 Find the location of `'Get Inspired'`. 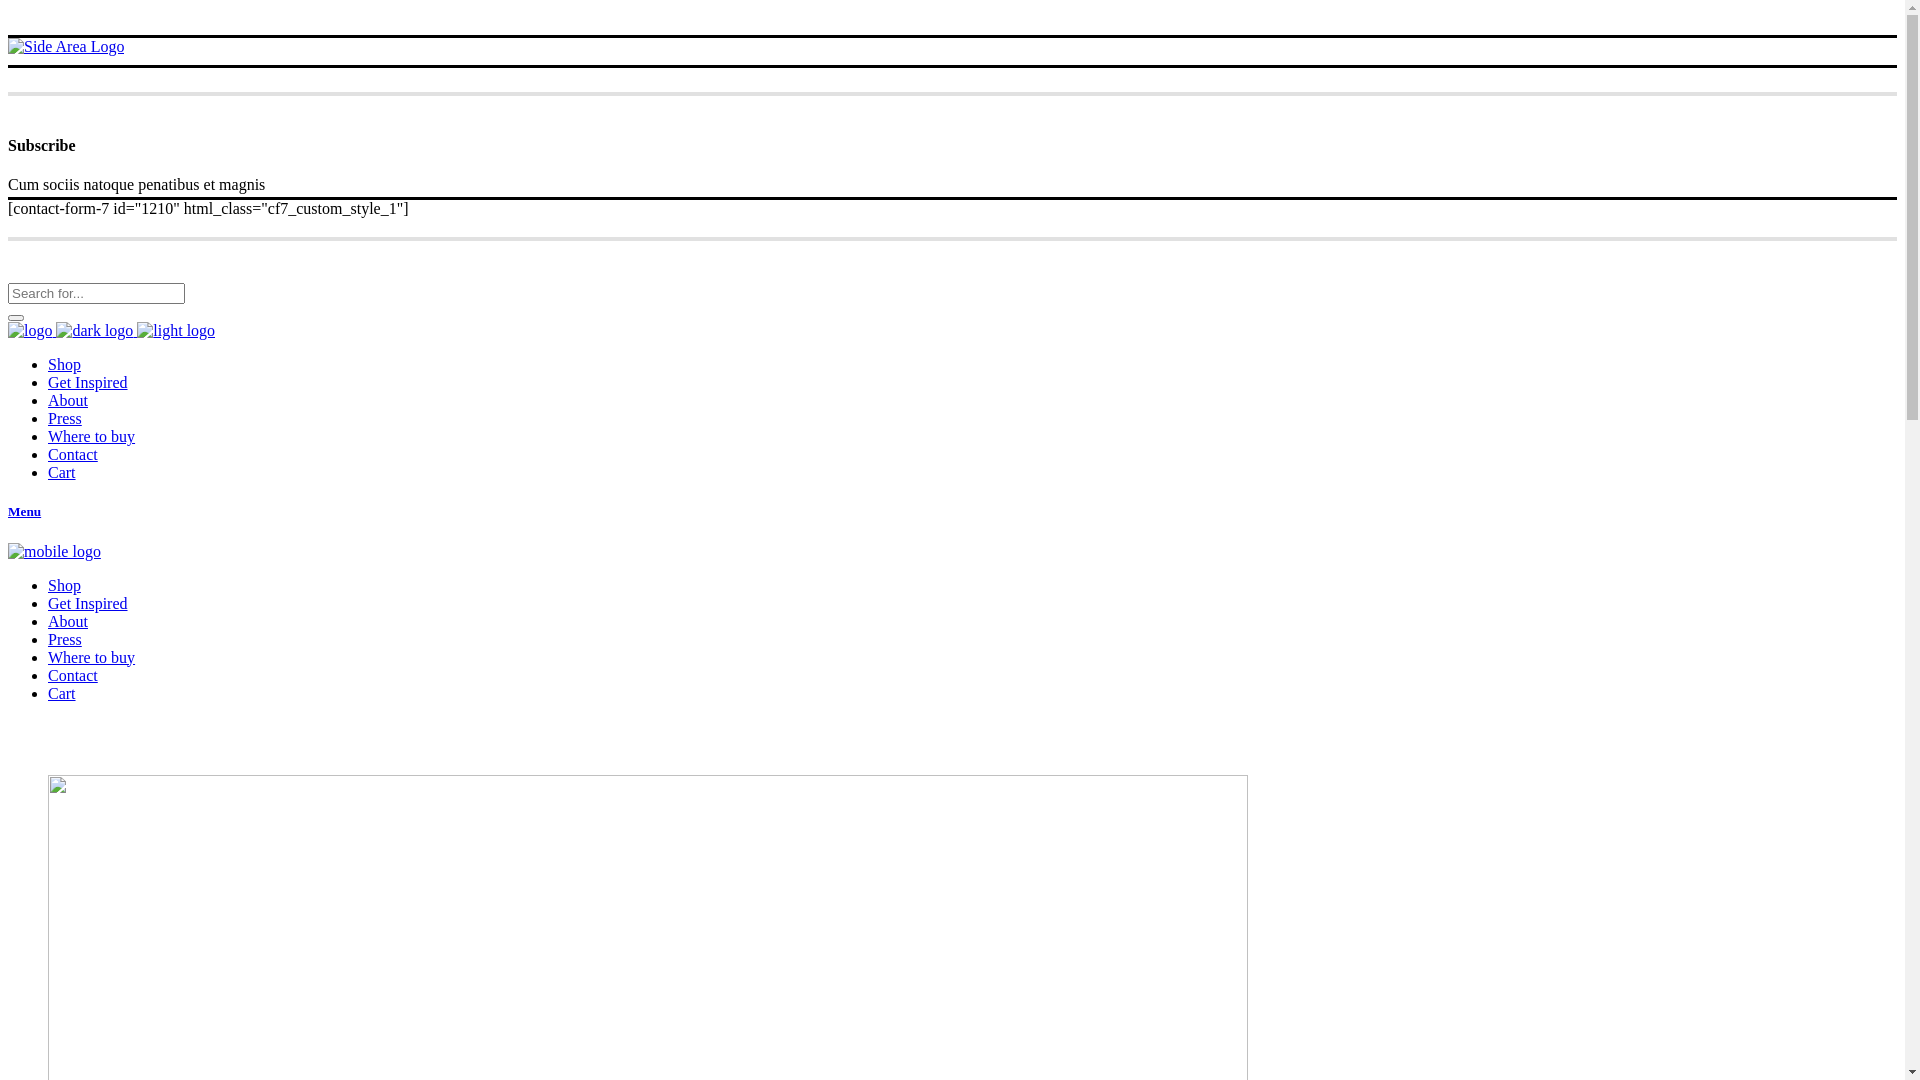

'Get Inspired' is located at coordinates (86, 602).